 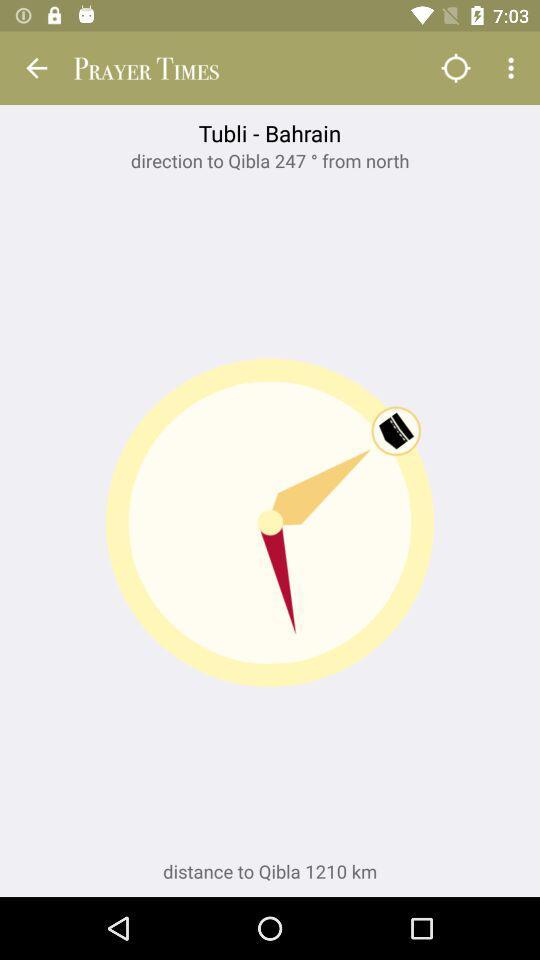 I want to click on app next to prayer times, so click(x=455, y=68).